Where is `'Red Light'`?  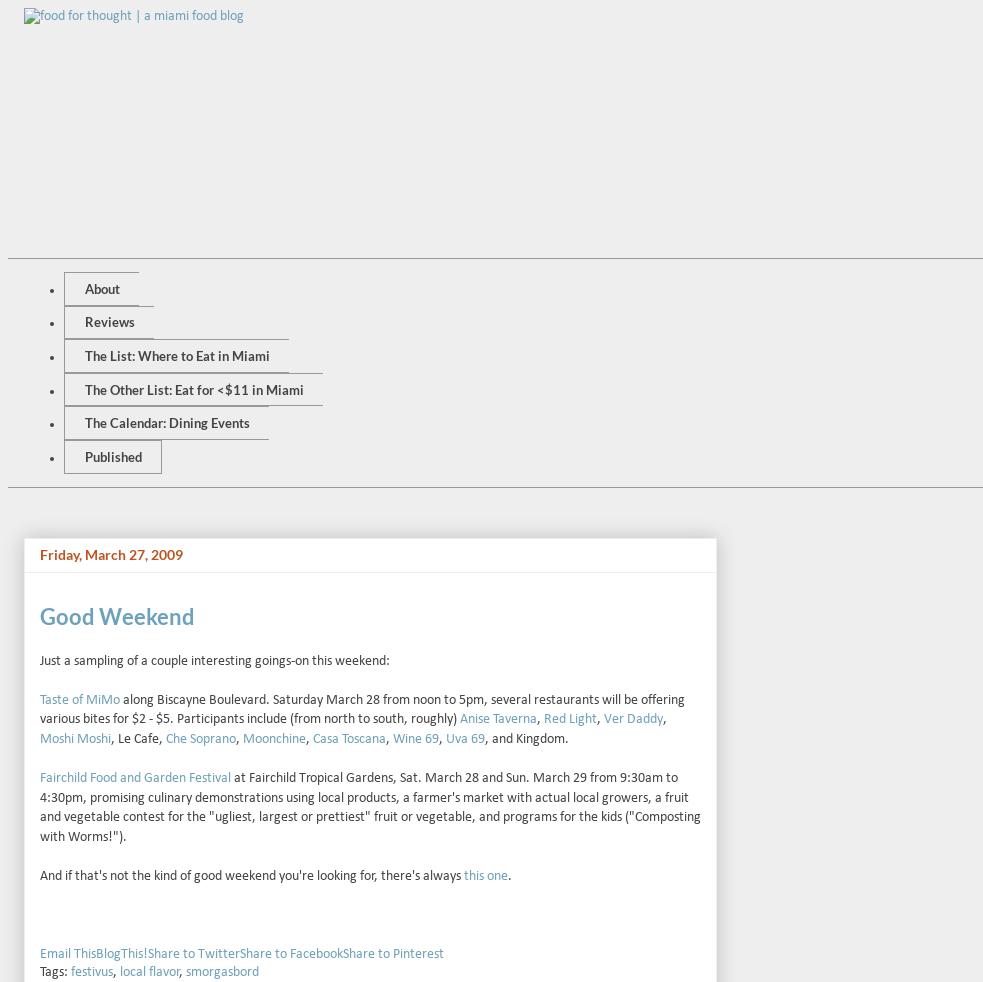 'Red Light' is located at coordinates (543, 718).